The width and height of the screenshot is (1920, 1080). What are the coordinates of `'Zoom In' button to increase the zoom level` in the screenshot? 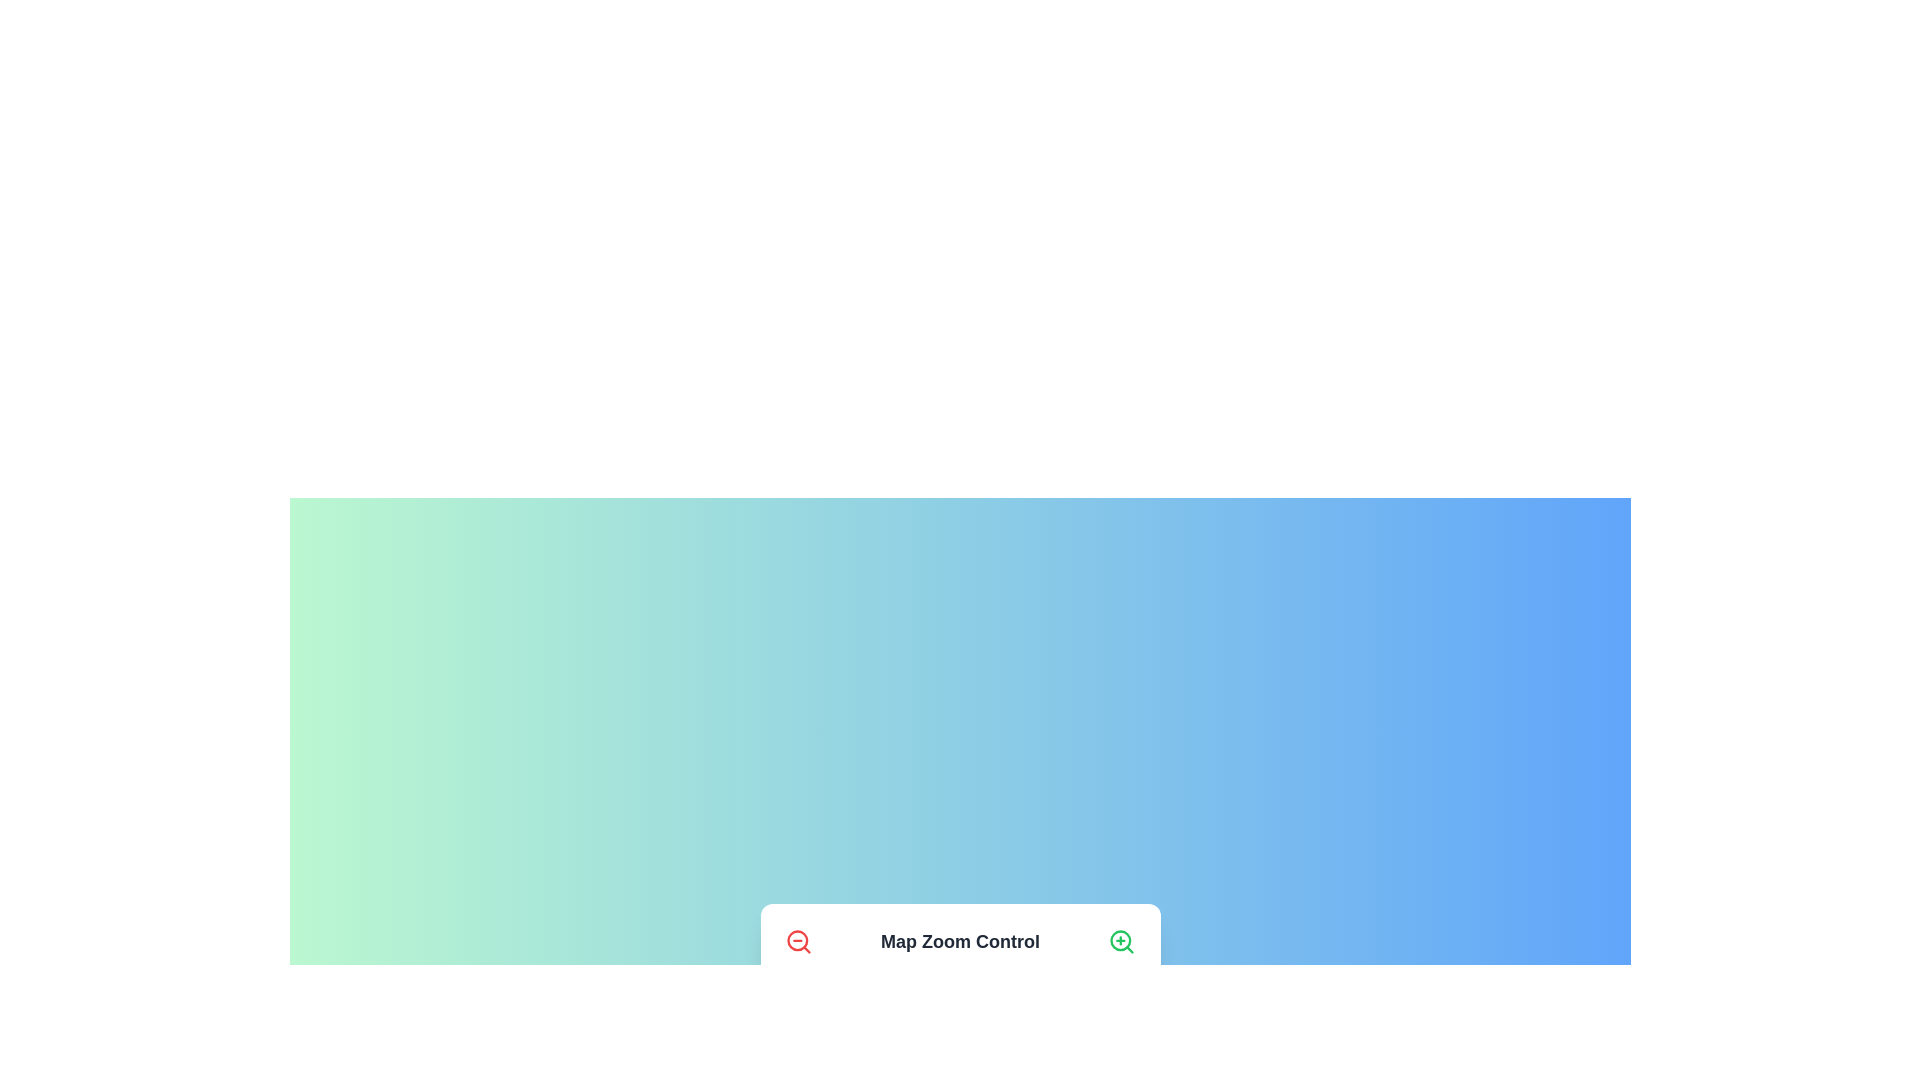 It's located at (1122, 941).